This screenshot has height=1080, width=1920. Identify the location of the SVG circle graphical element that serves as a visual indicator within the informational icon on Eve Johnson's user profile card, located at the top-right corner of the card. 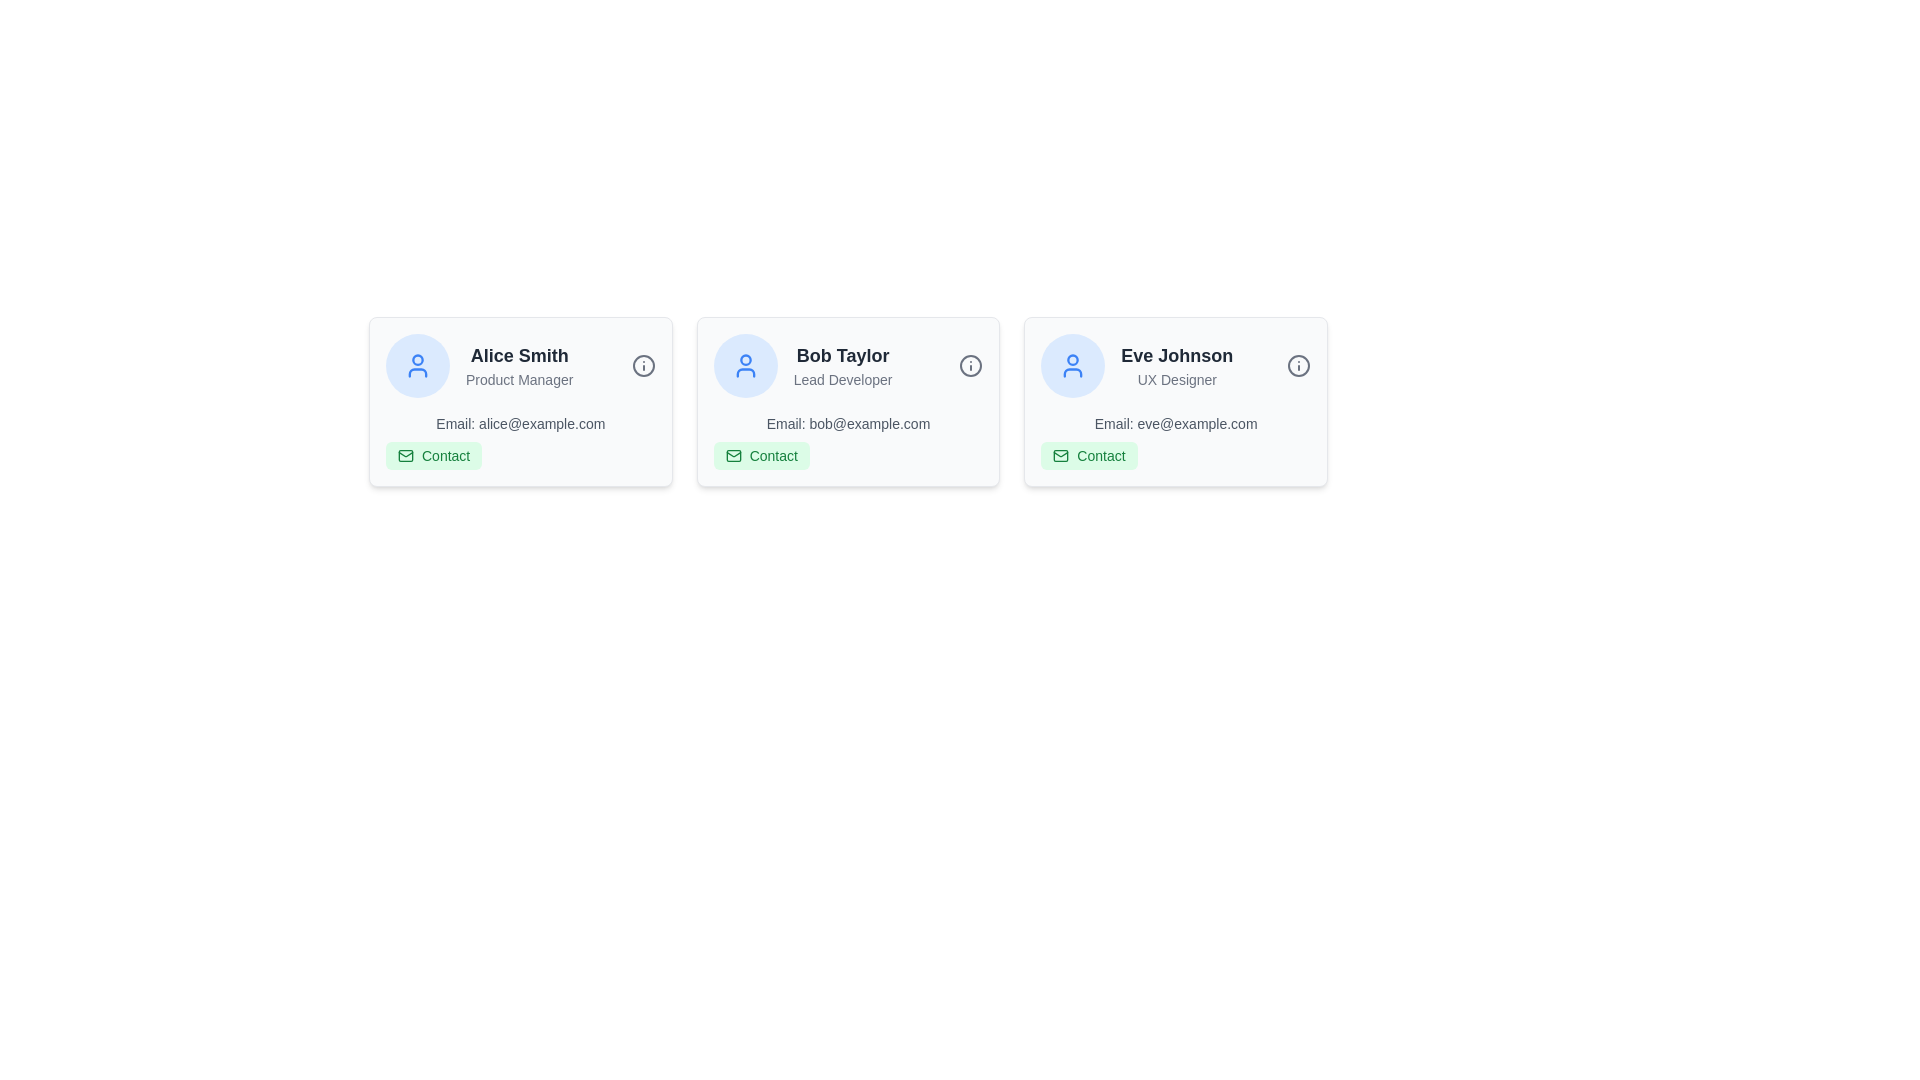
(1299, 366).